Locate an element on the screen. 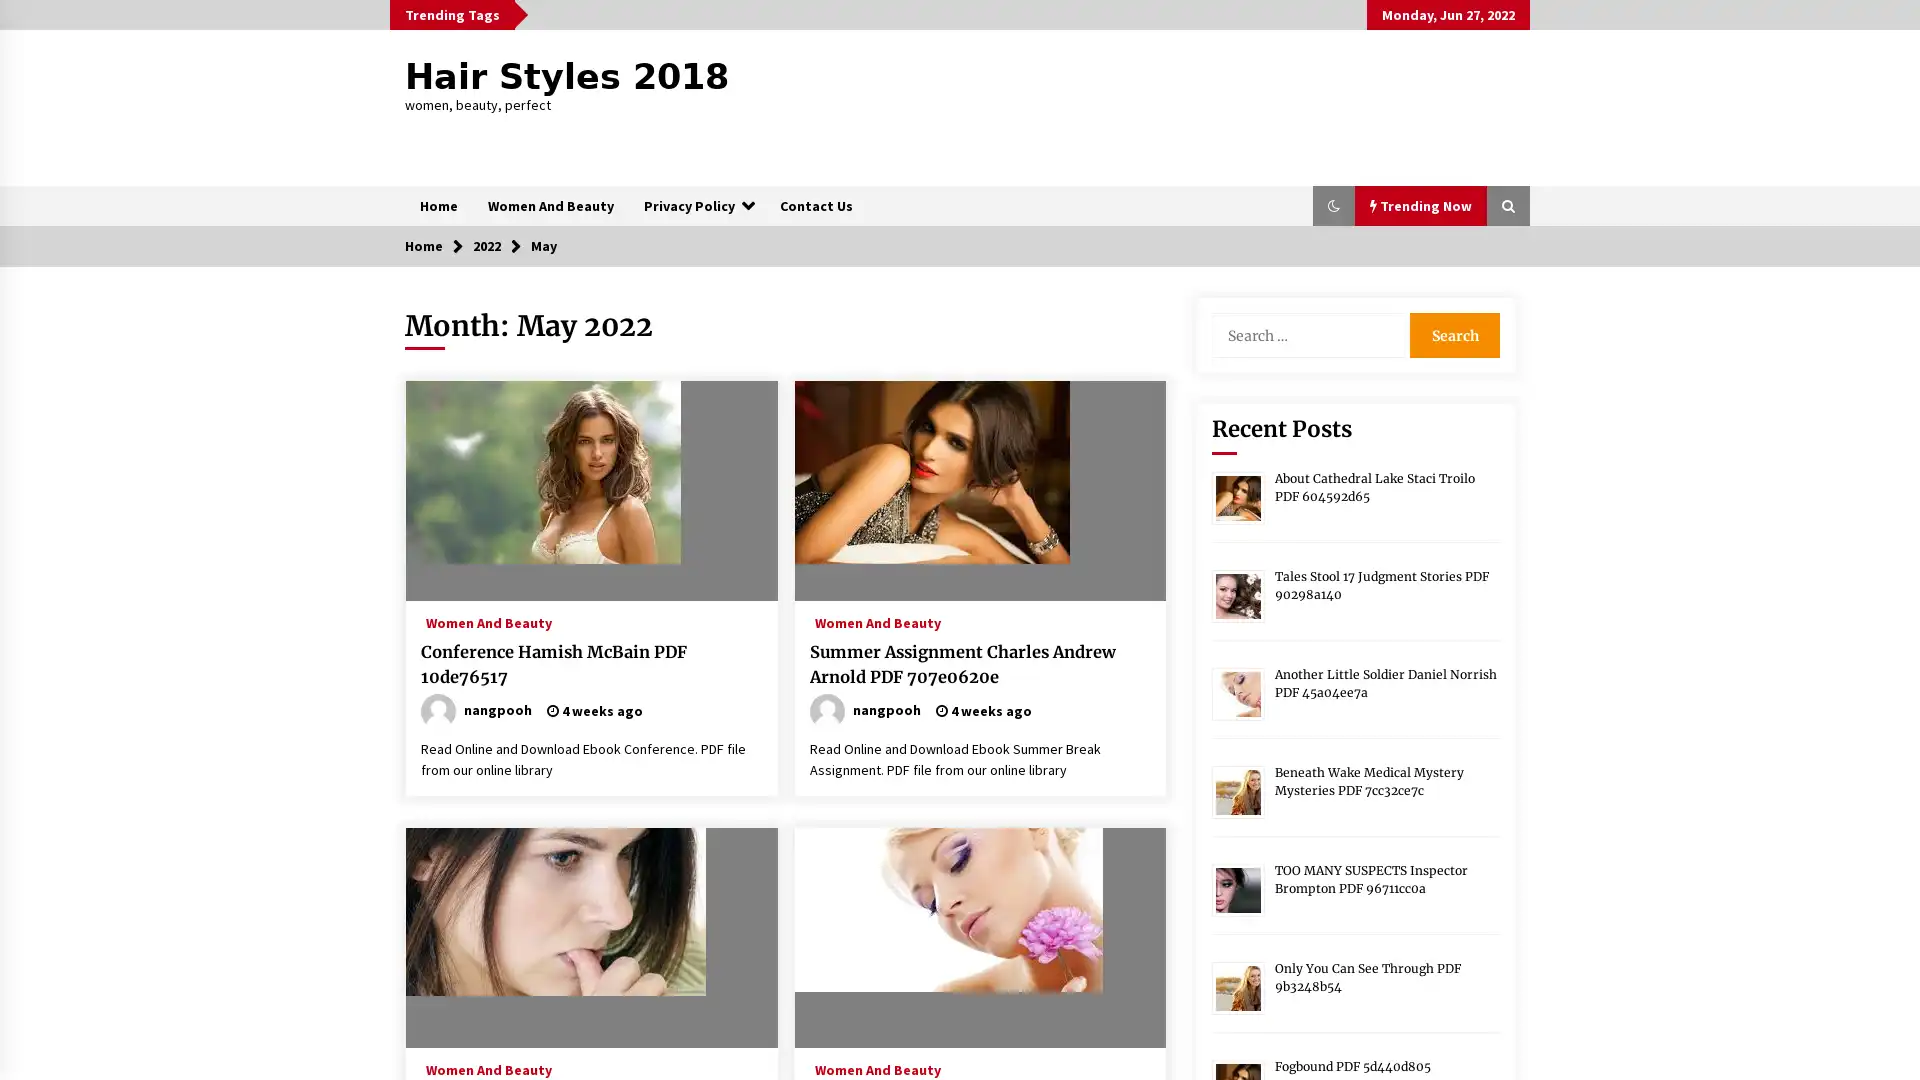 This screenshot has width=1920, height=1080. Search is located at coordinates (1454, 334).